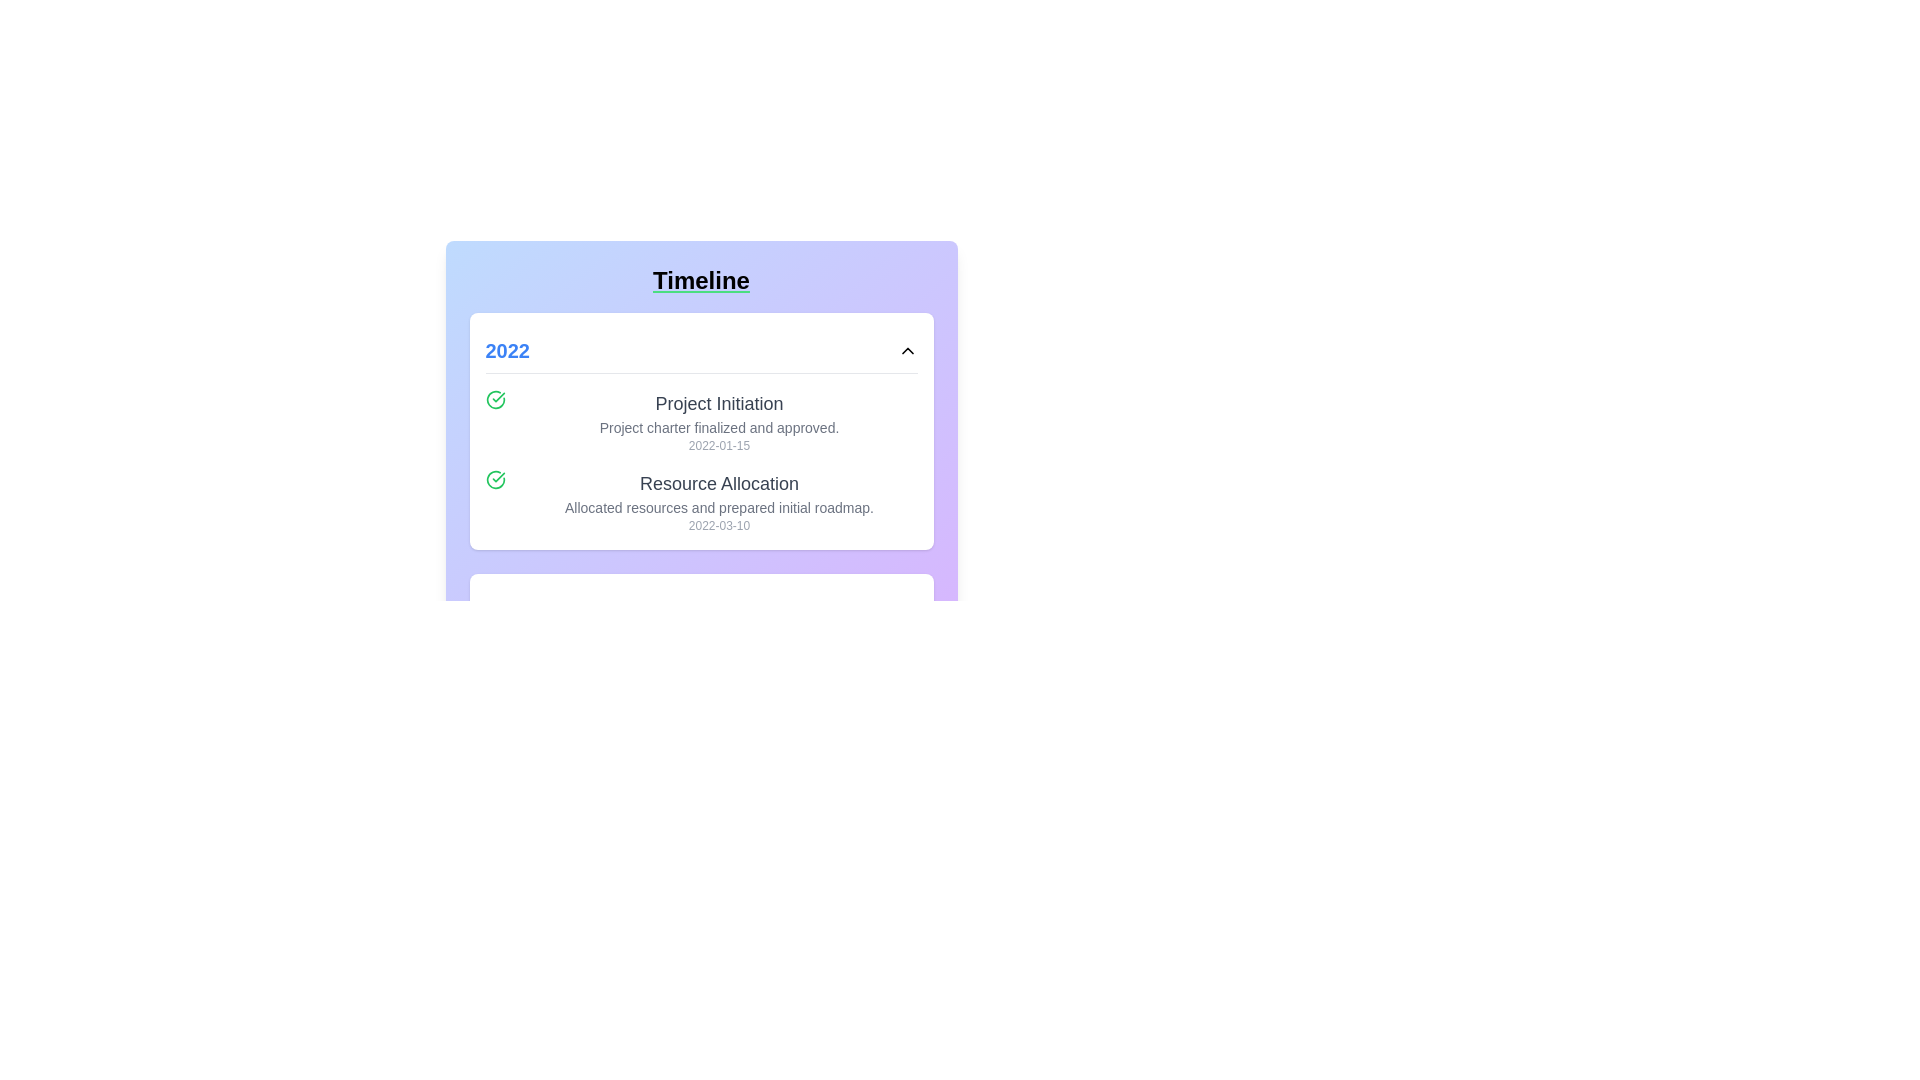 The image size is (1920, 1080). I want to click on the timeline-themed informational block for the year 2022, which features events like 'Project Initiation' and 'Resource Allocation', so click(701, 482).